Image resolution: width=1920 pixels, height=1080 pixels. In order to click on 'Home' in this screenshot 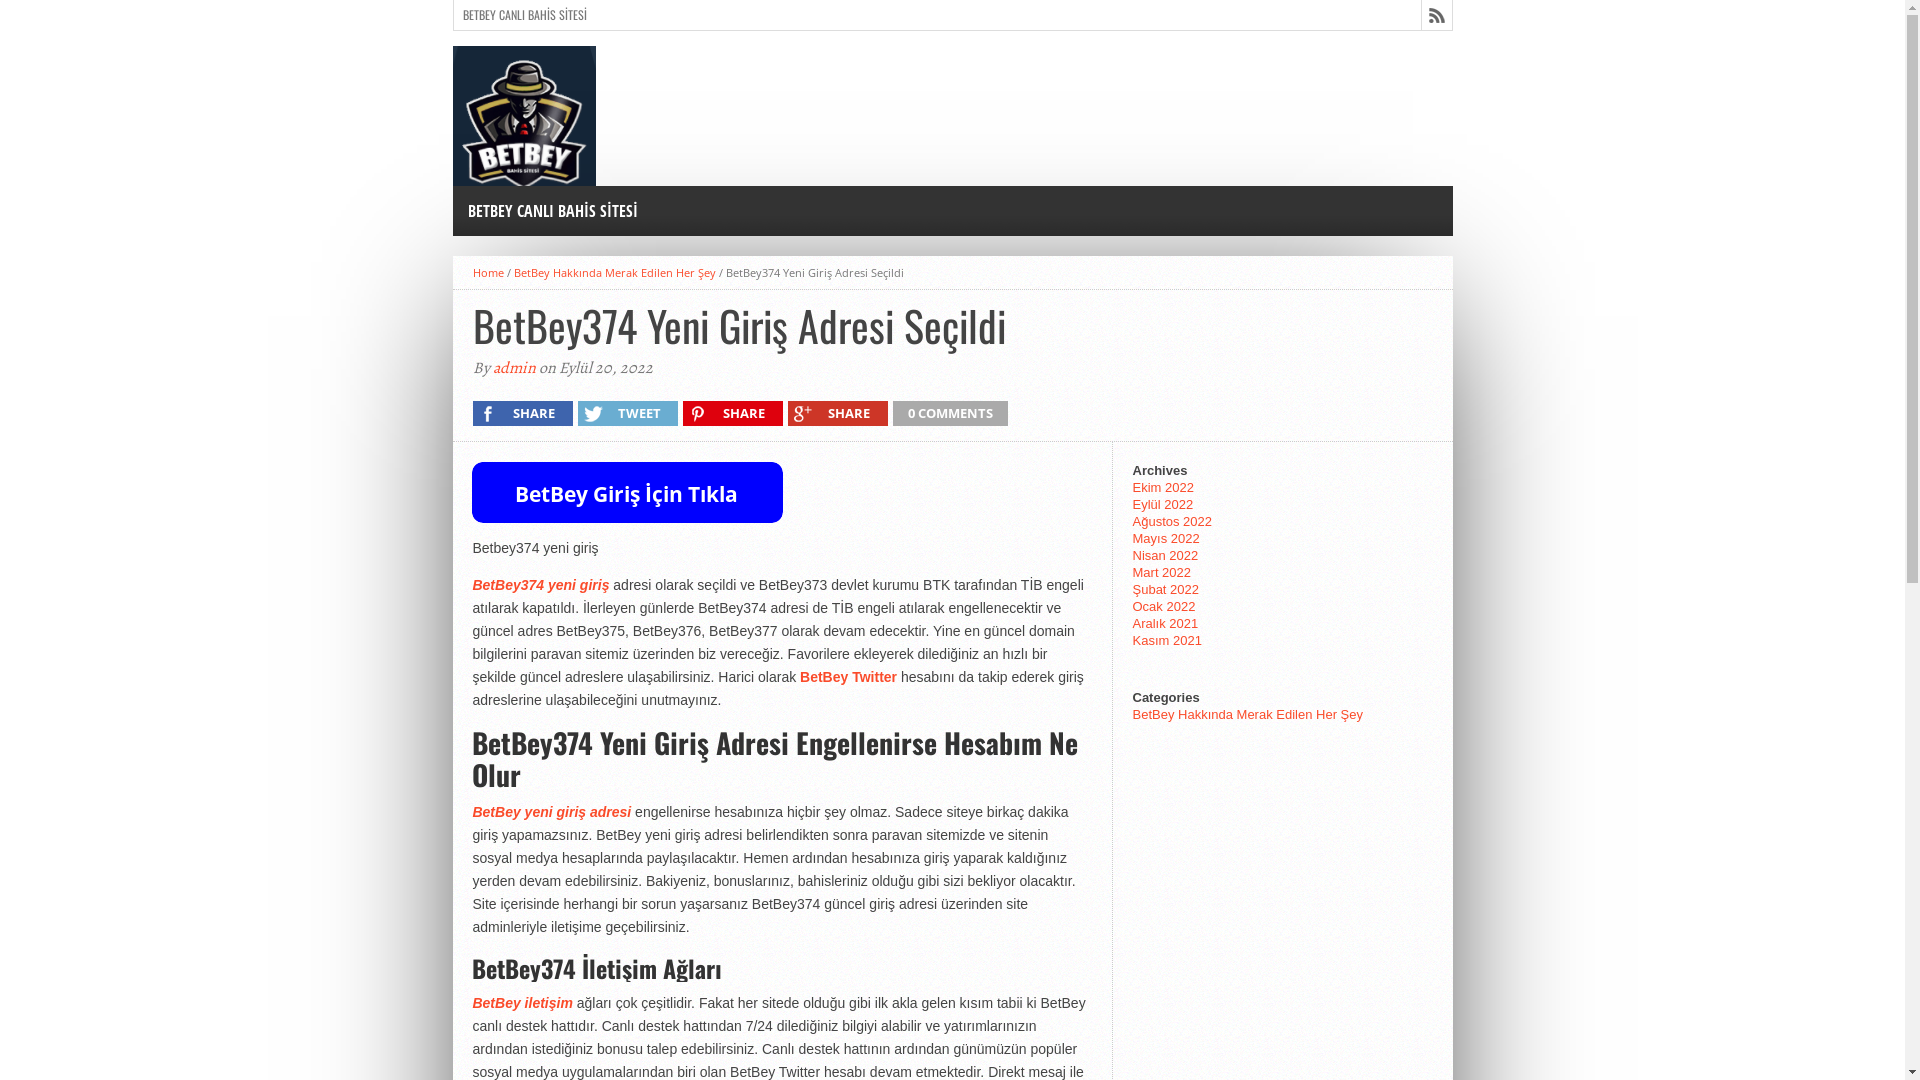, I will do `click(487, 272)`.